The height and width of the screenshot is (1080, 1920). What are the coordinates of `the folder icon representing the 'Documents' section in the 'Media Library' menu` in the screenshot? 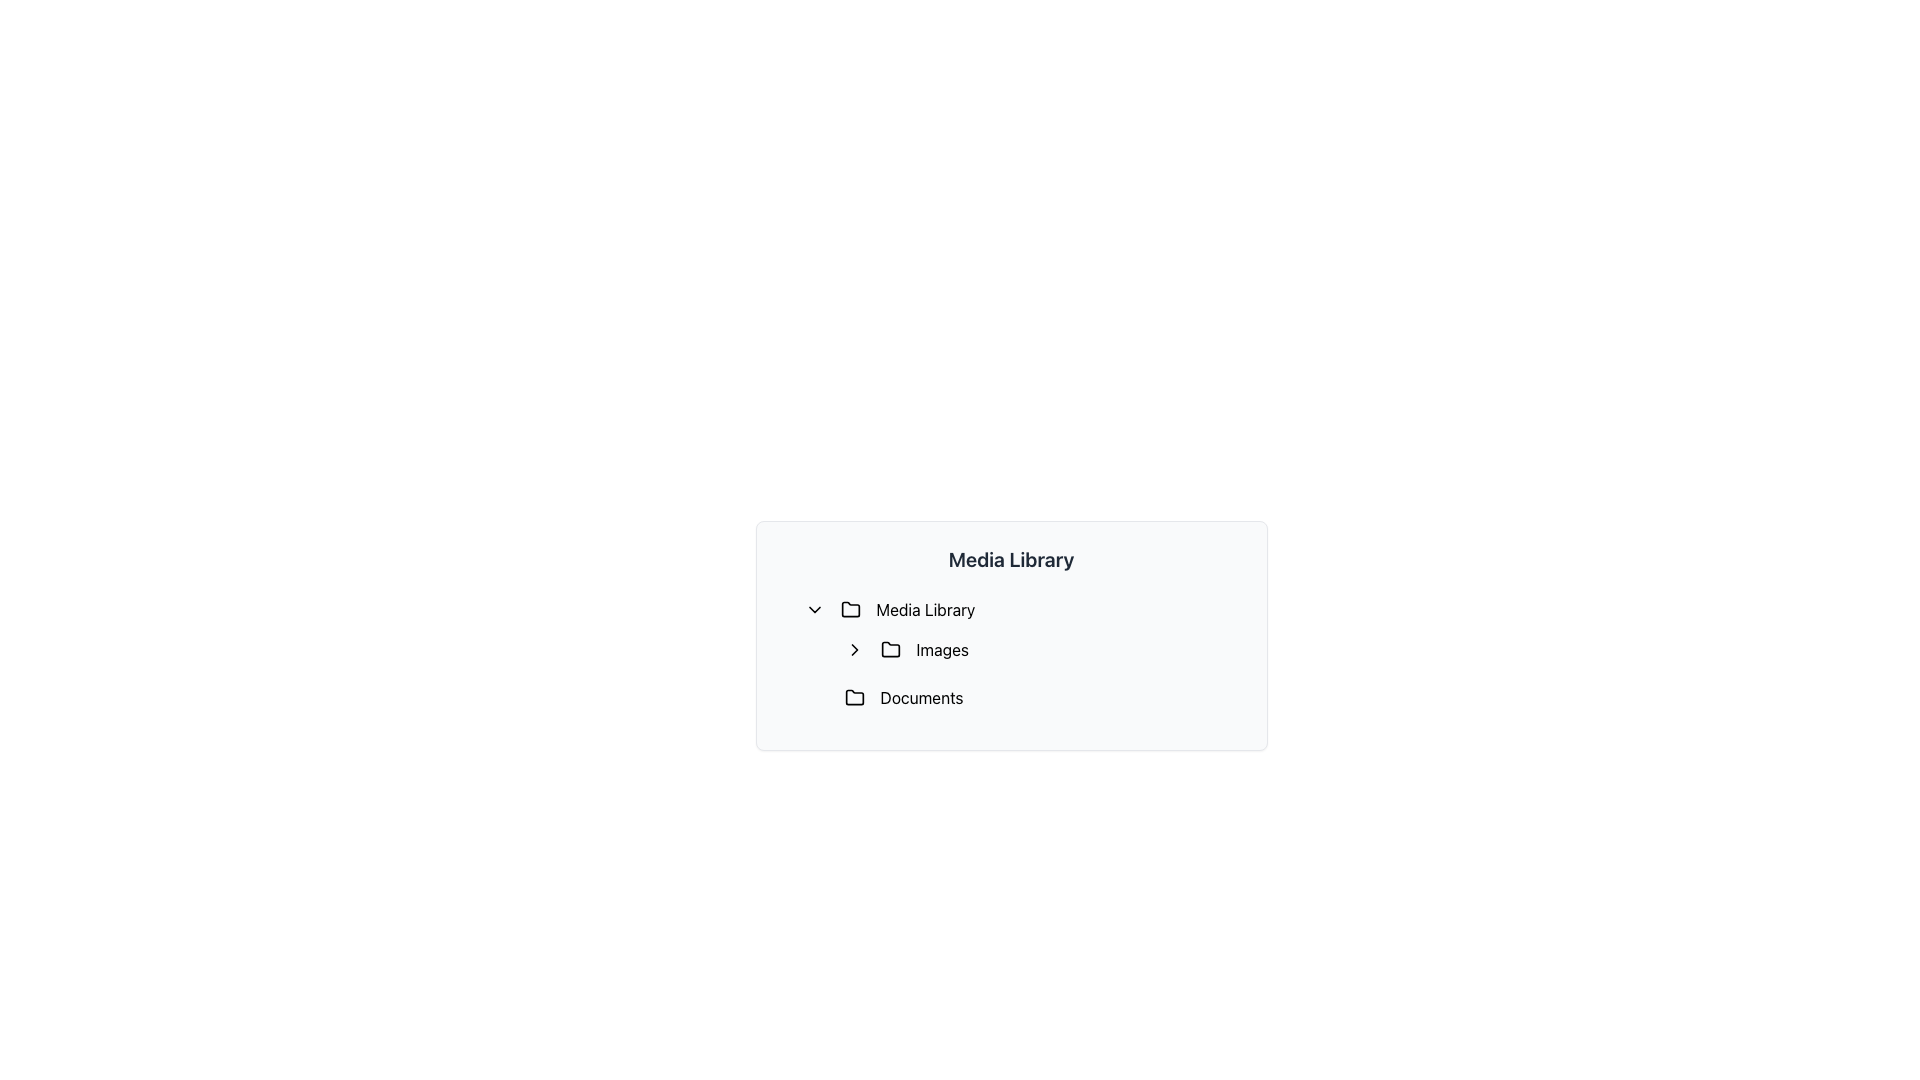 It's located at (854, 697).